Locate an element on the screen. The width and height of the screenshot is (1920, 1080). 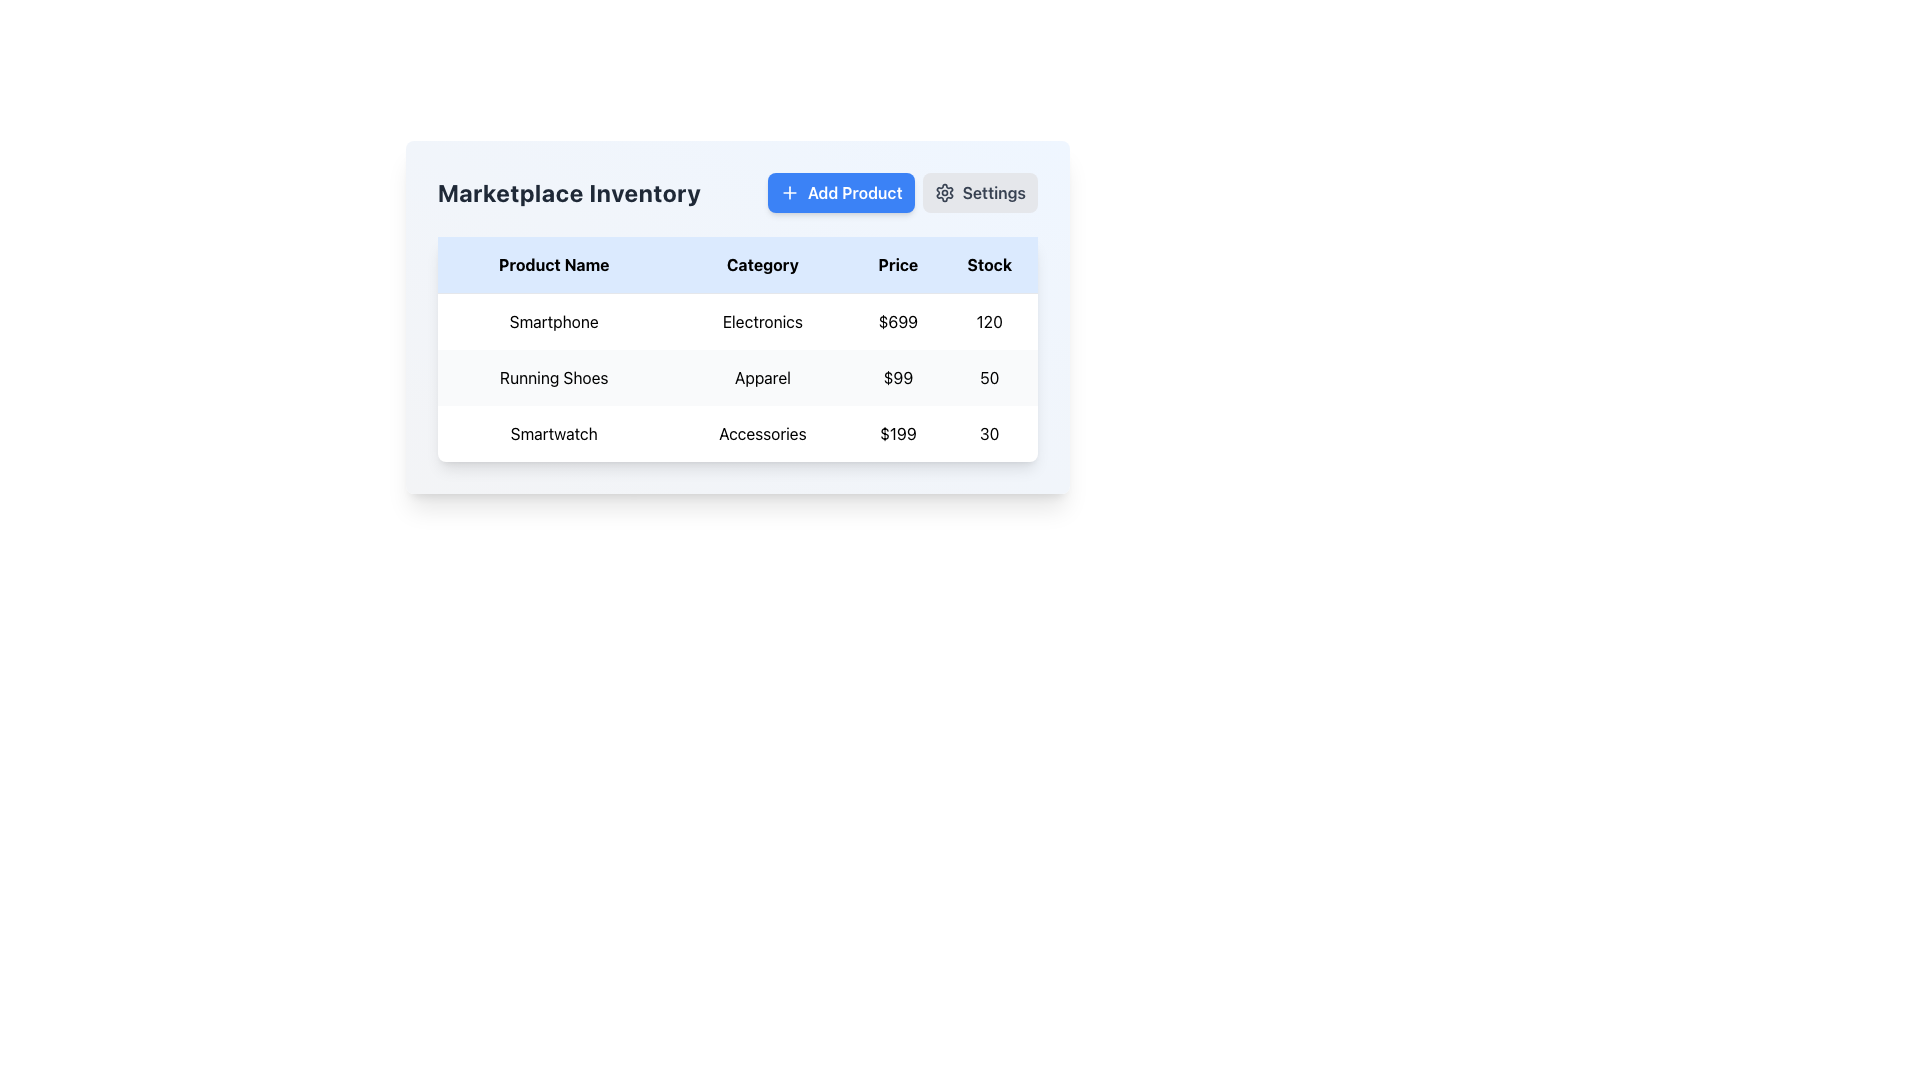
to select the second row in the data table containing the product 'Running Shoes', which has a light gray background is located at coordinates (737, 378).